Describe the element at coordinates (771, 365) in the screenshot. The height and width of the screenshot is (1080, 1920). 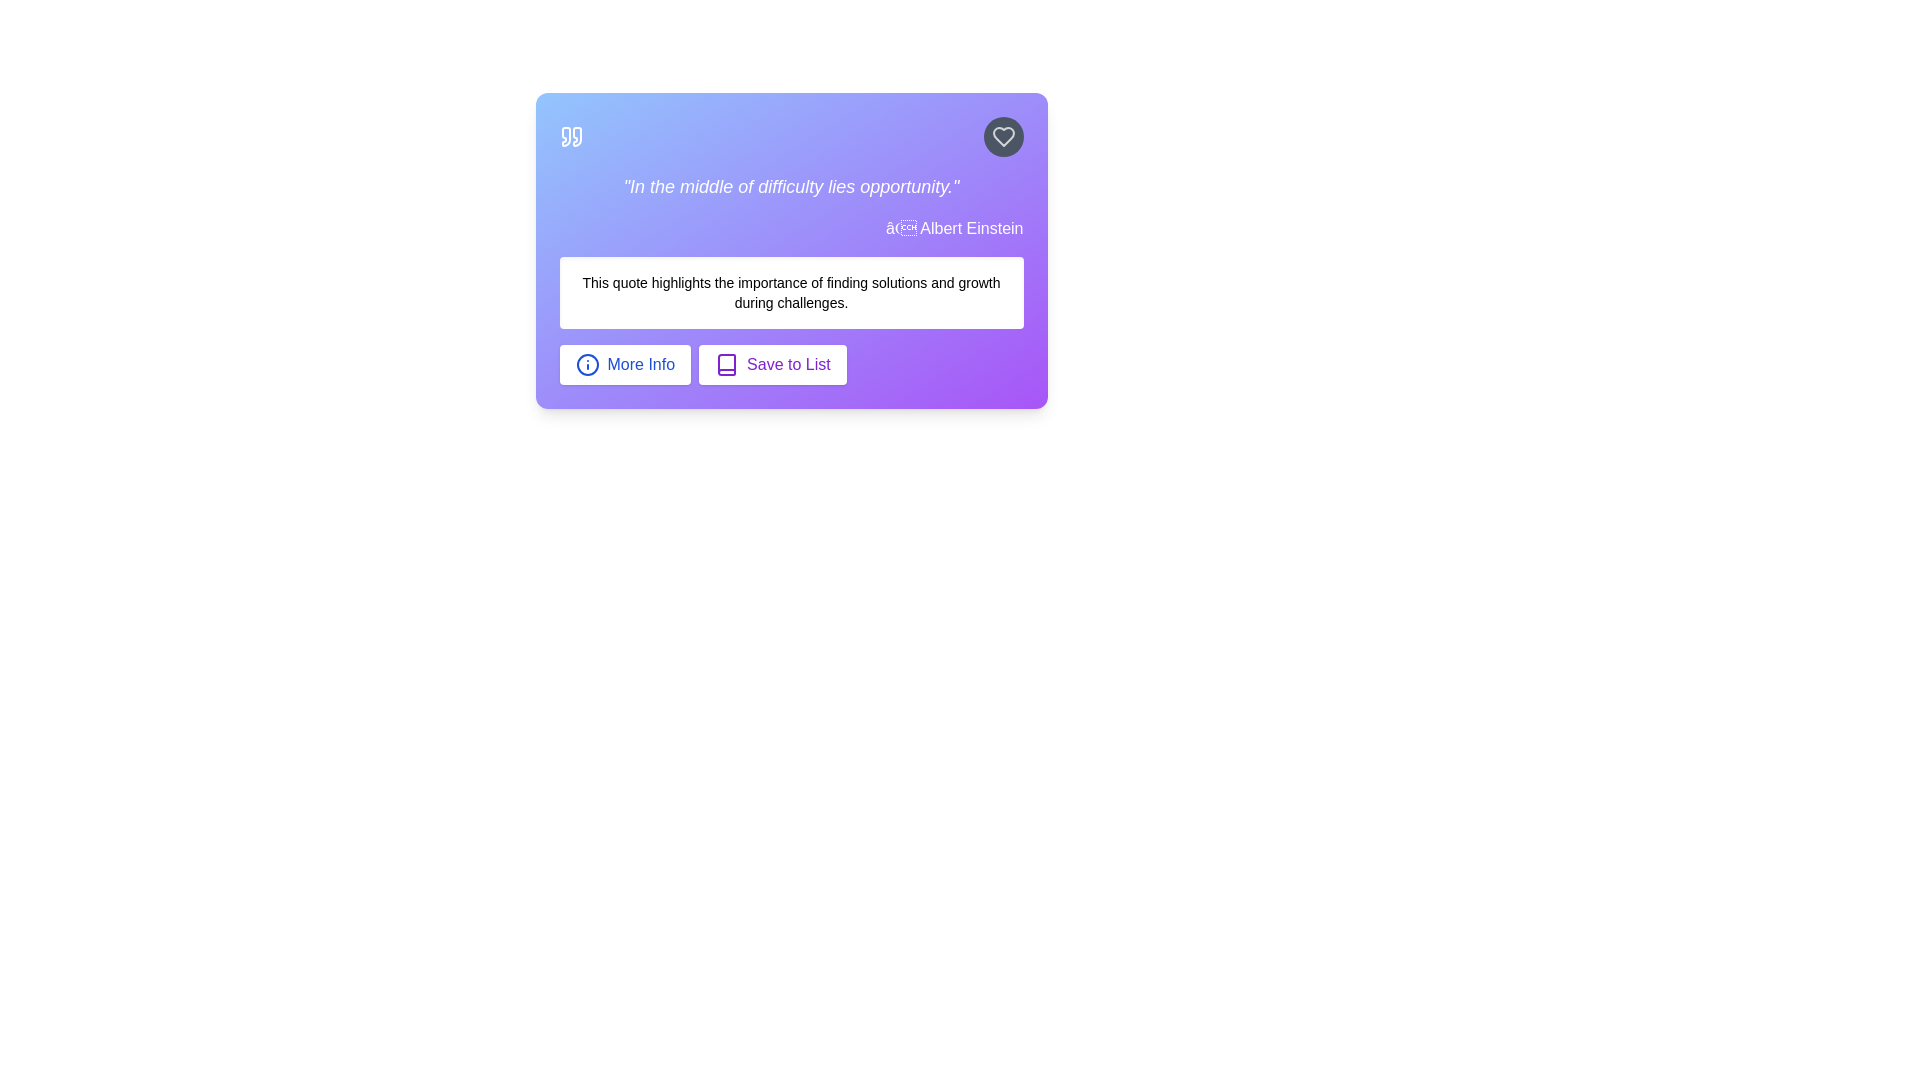
I see `the 'Save to List' button, which features purple text and a book-like icon, to observe its hover effects` at that location.